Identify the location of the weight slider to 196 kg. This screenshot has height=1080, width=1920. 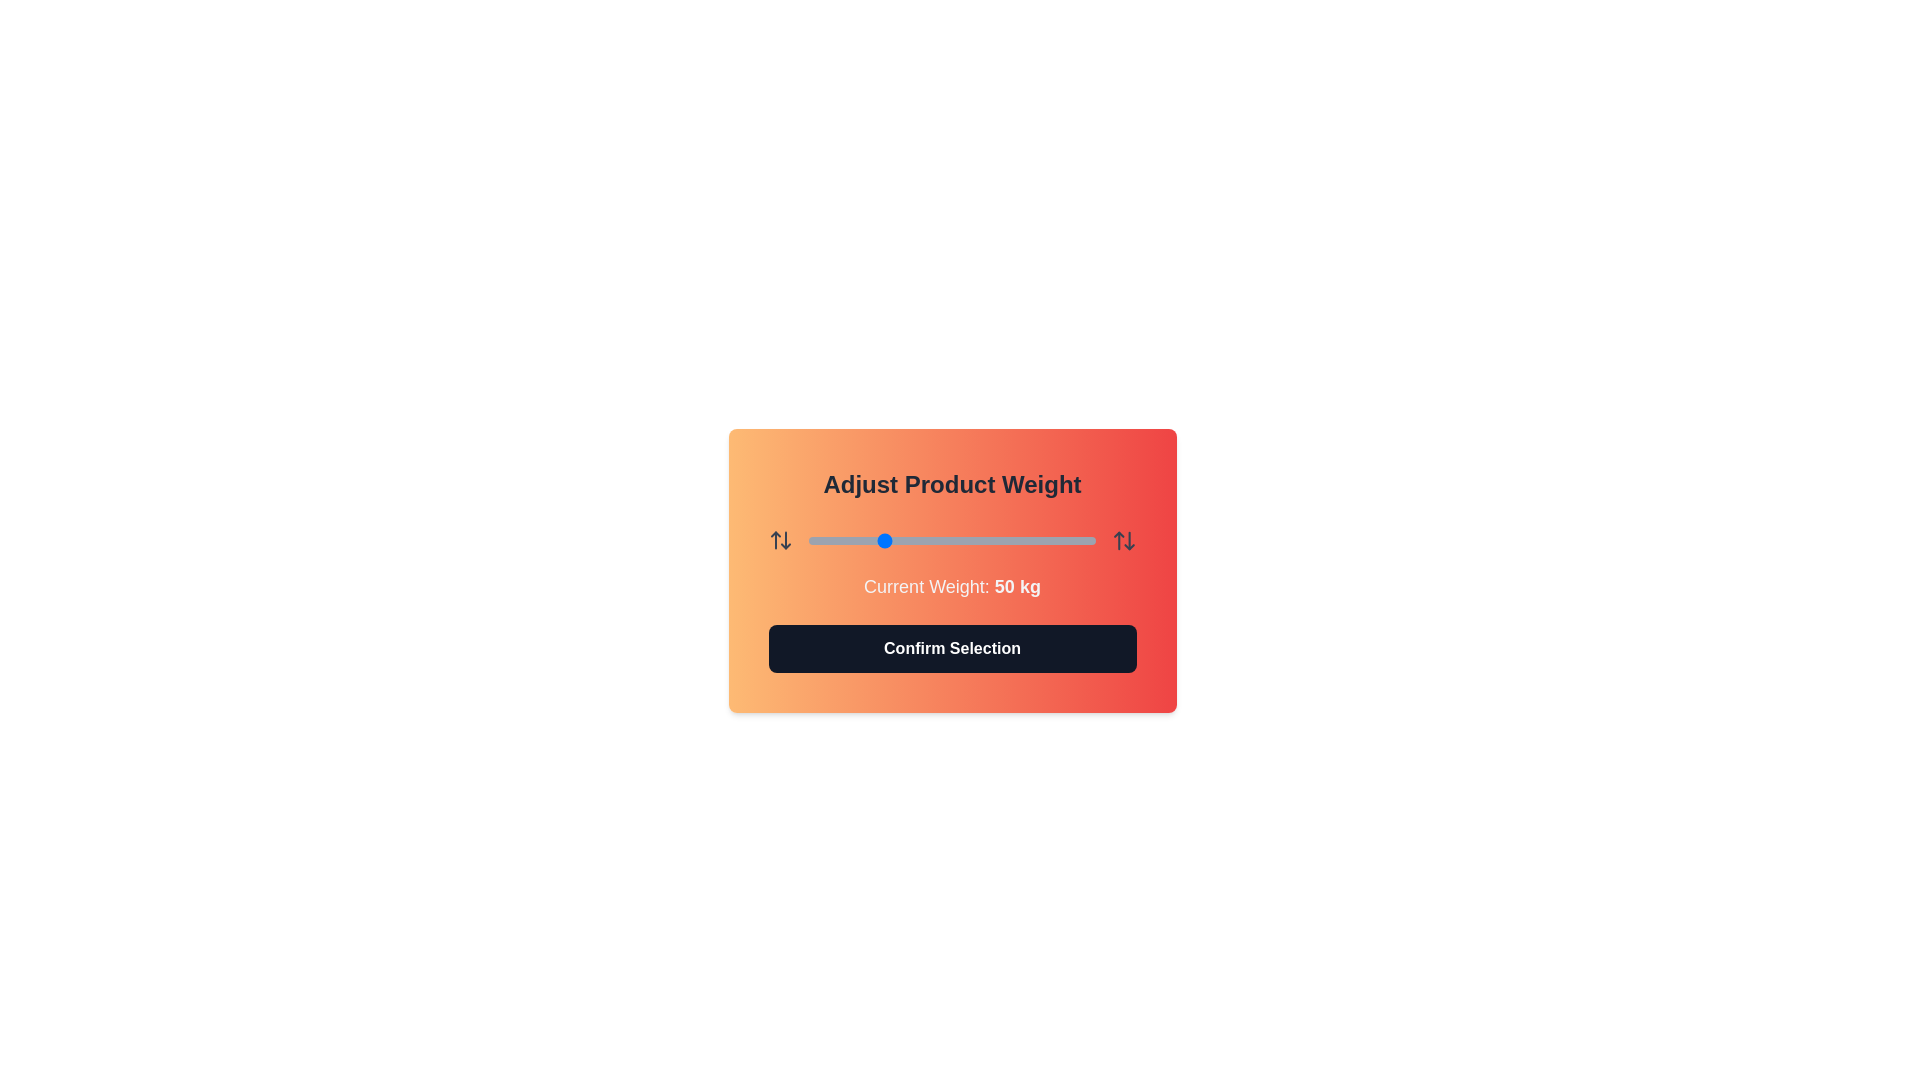
(1088, 540).